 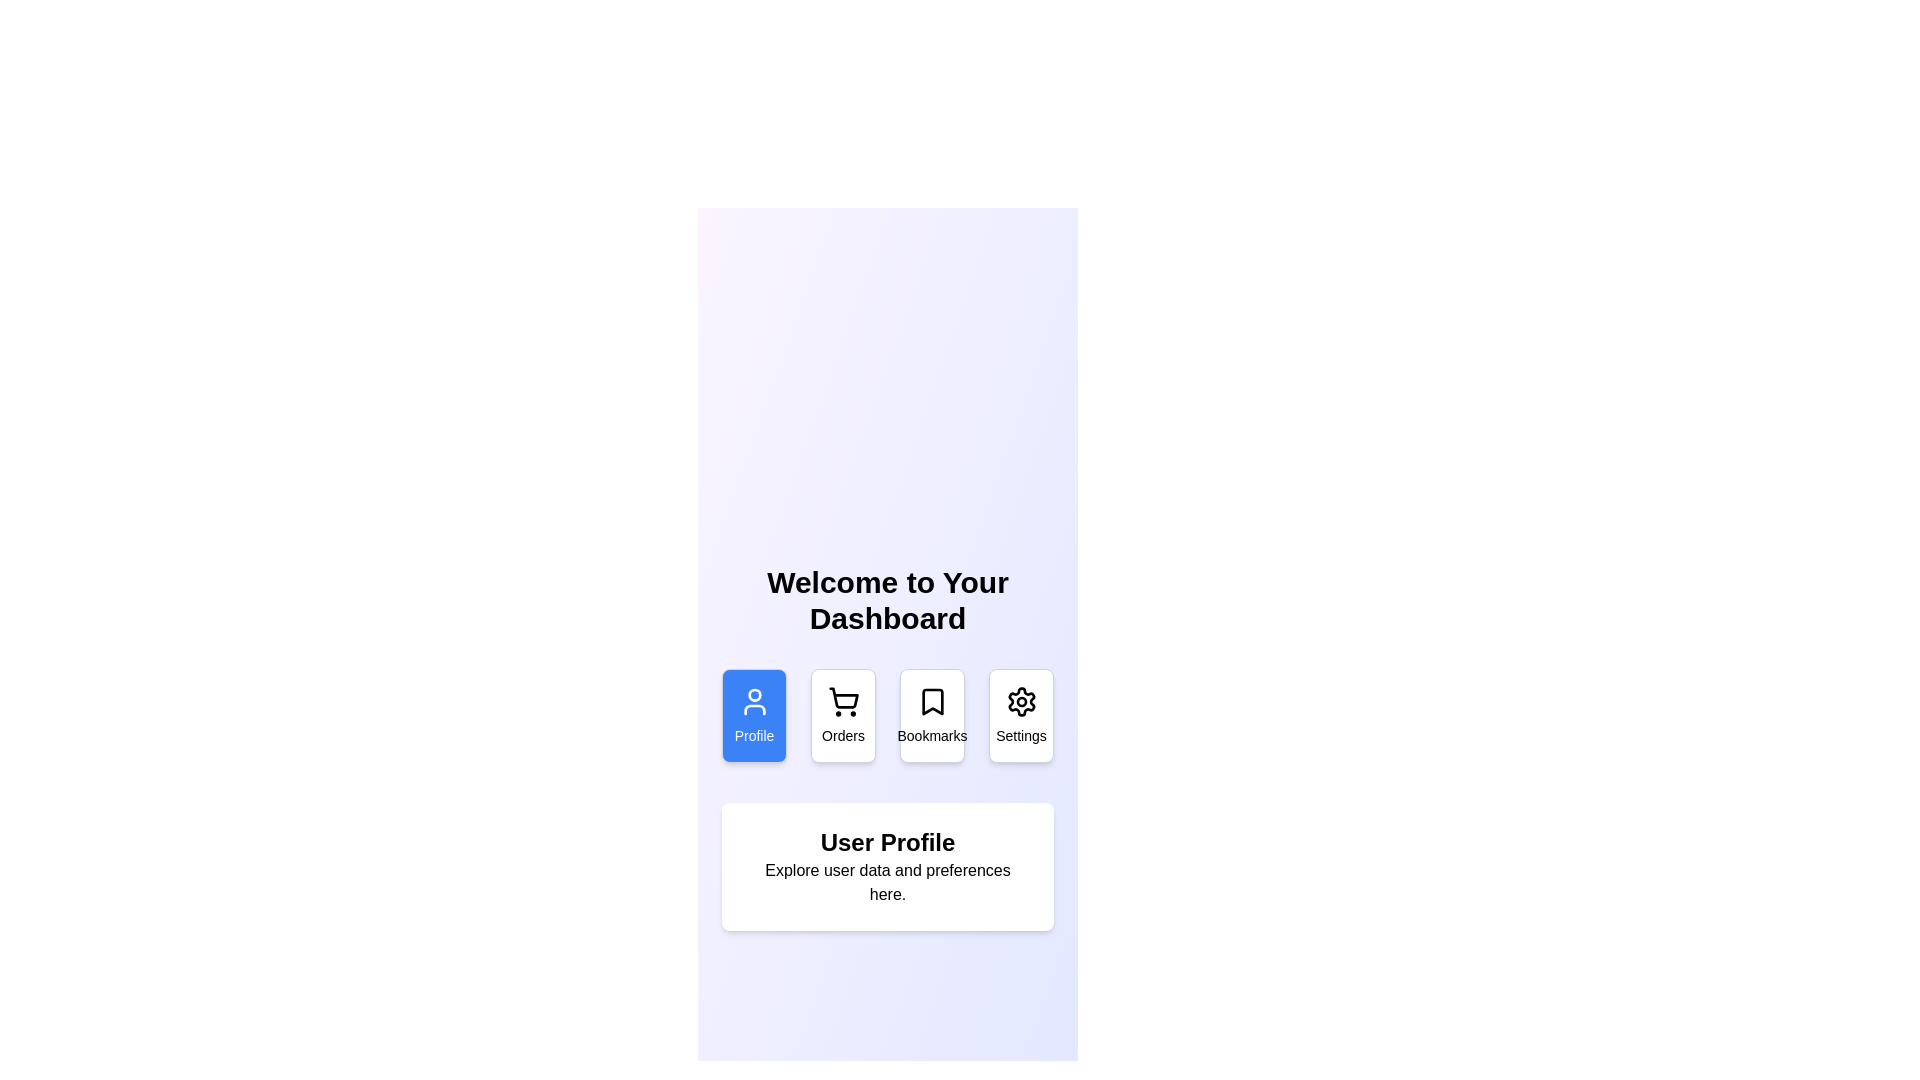 I want to click on the lower part of the user profile icon, which is part of the navigation bar button labeled 'Profile', so click(x=753, y=708).